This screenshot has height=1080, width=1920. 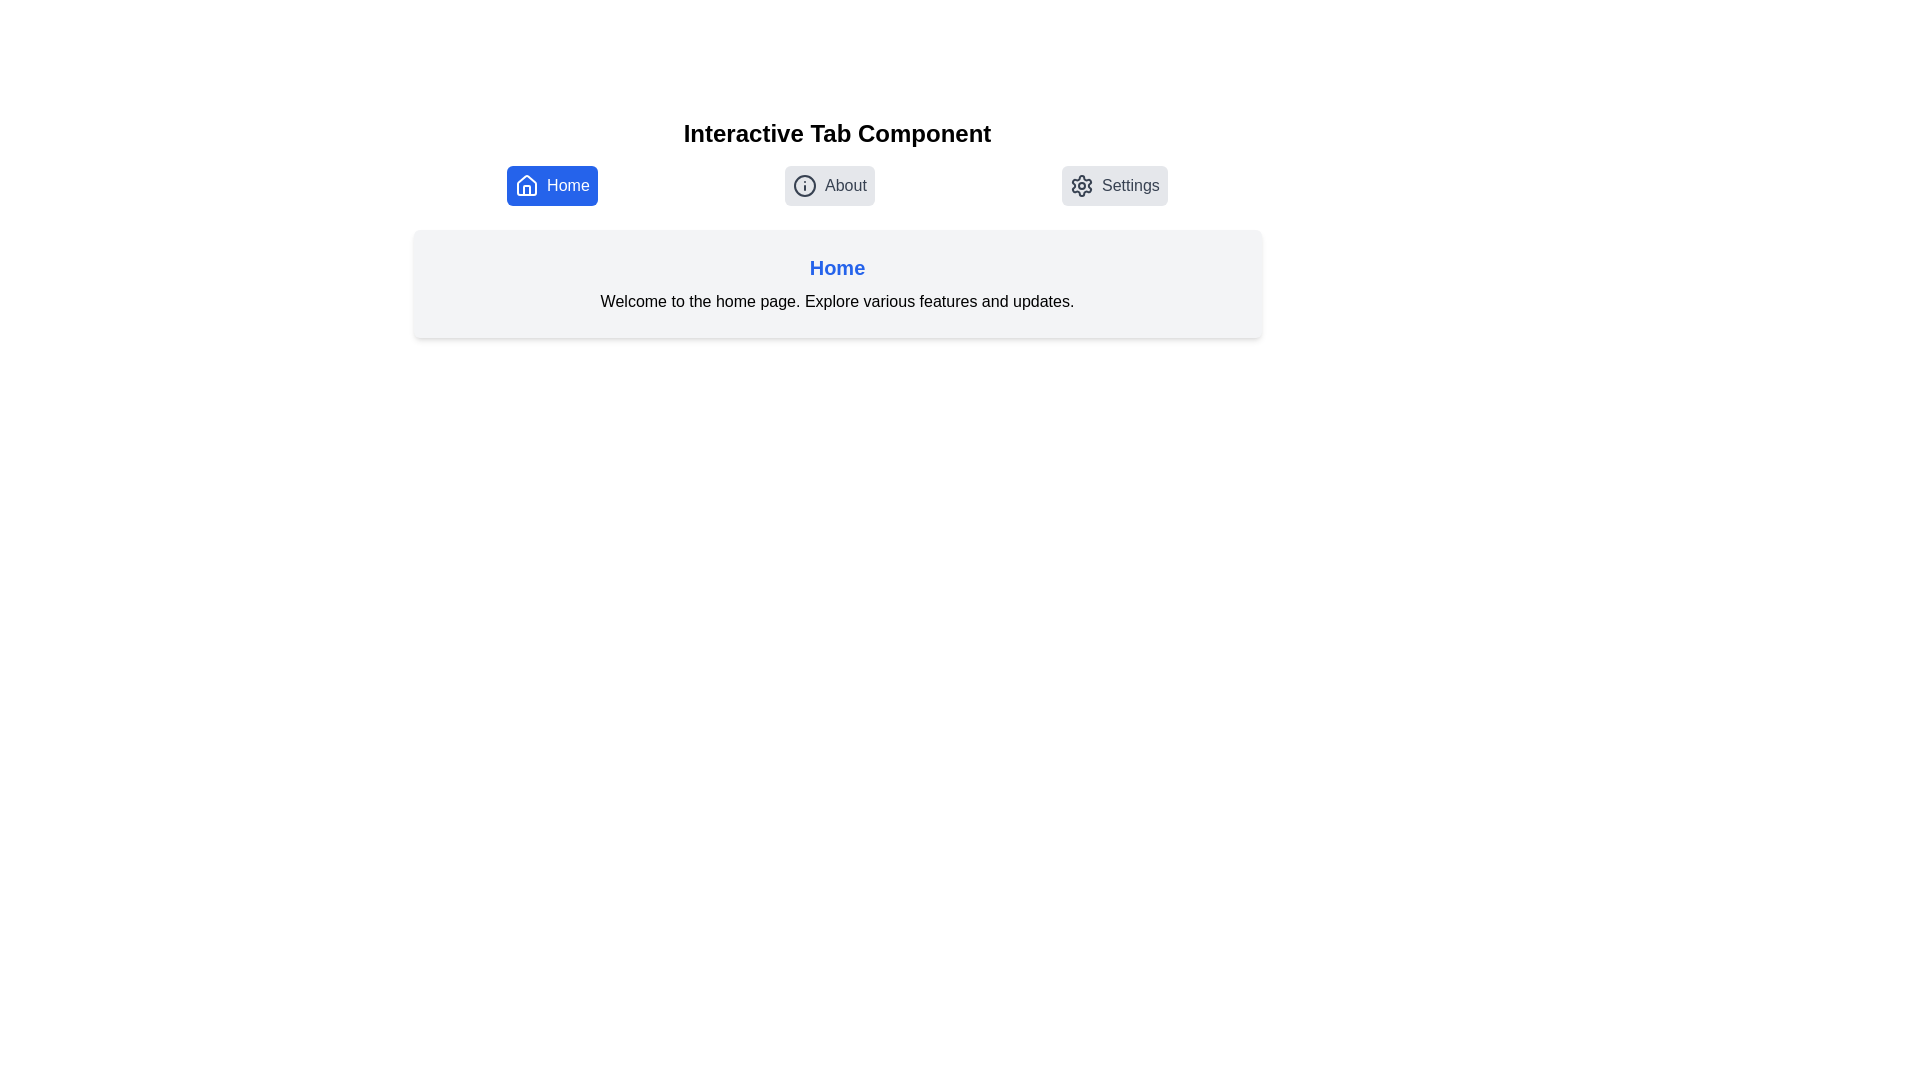 I want to click on the tab icon labeled Settings to explore its content, so click(x=1113, y=185).